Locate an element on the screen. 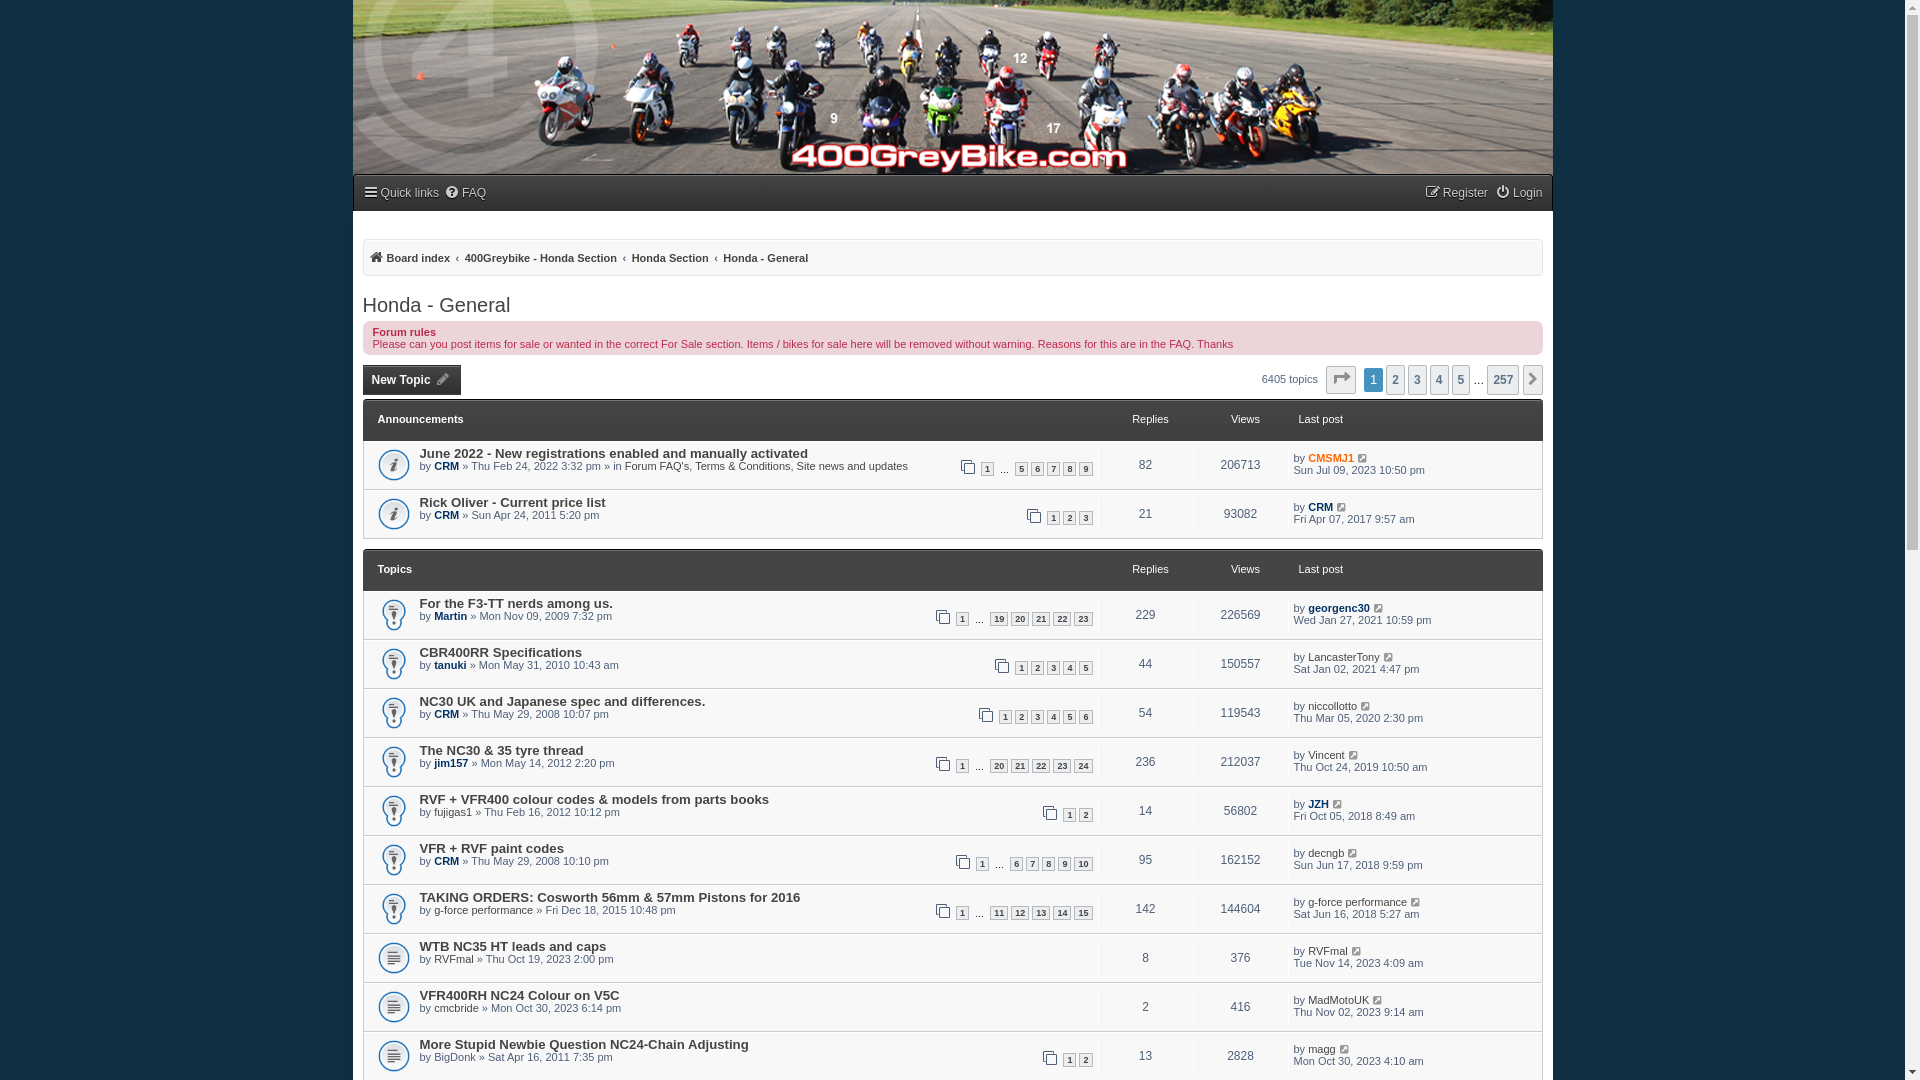 The width and height of the screenshot is (1920, 1080). 'JZH' is located at coordinates (1318, 802).